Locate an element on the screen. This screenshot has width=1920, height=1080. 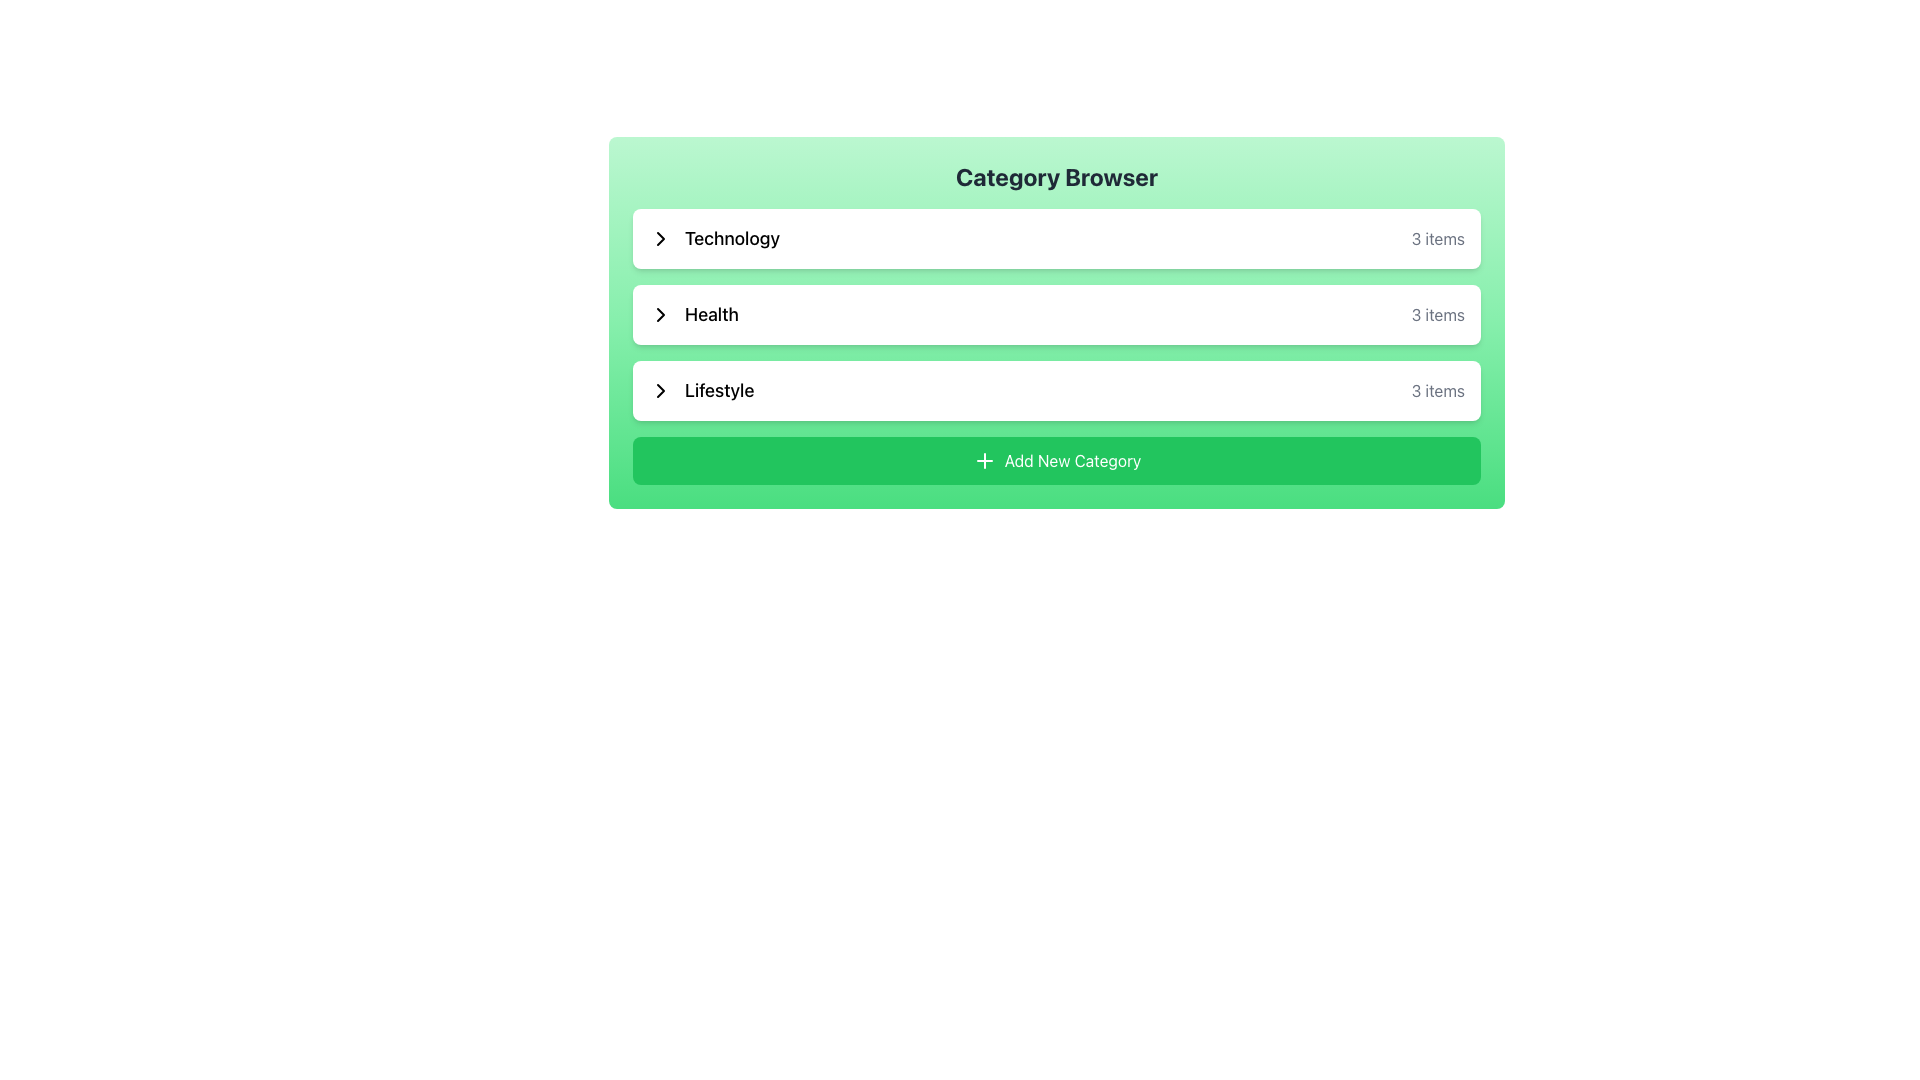
the 'Health' list item in the 'Category Browser' is located at coordinates (1055, 322).